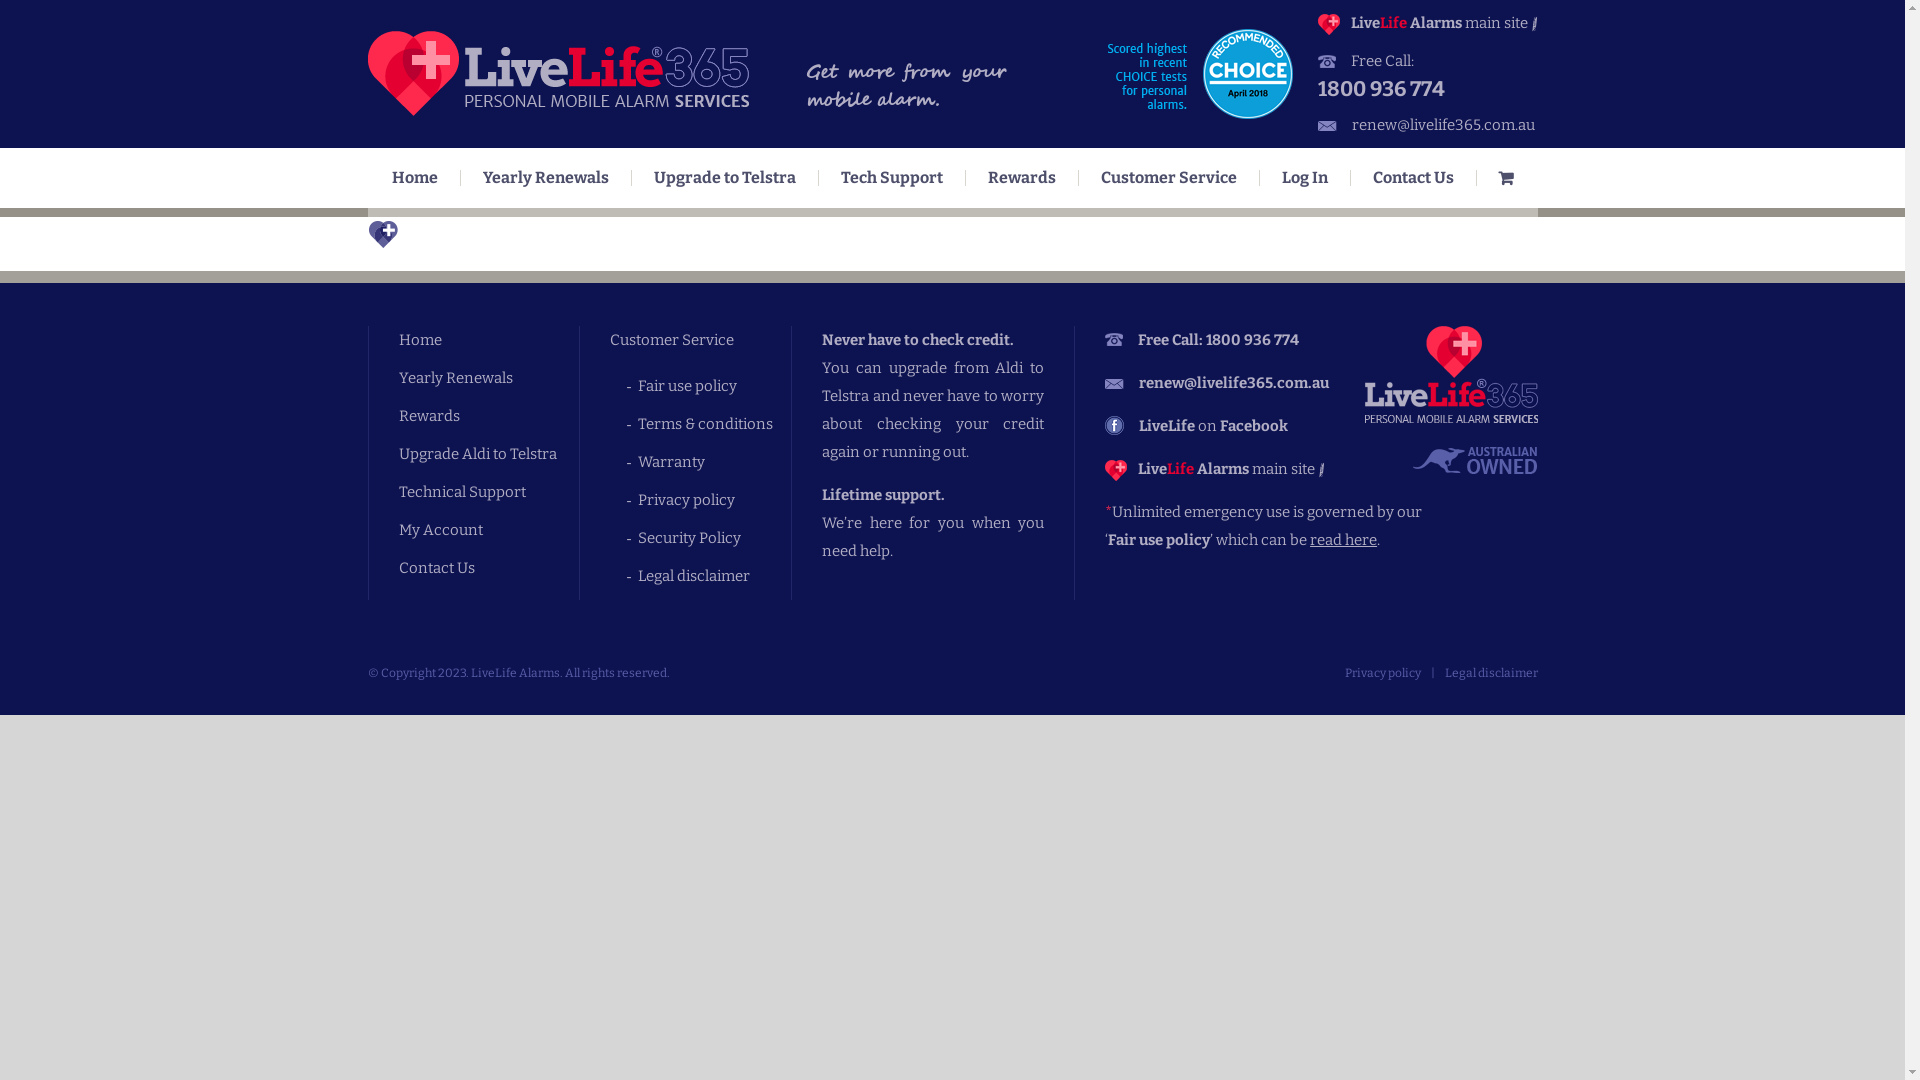 This screenshot has height=1080, width=1920. Describe the element at coordinates (1490, 672) in the screenshot. I see `'Legal disclaimer'` at that location.